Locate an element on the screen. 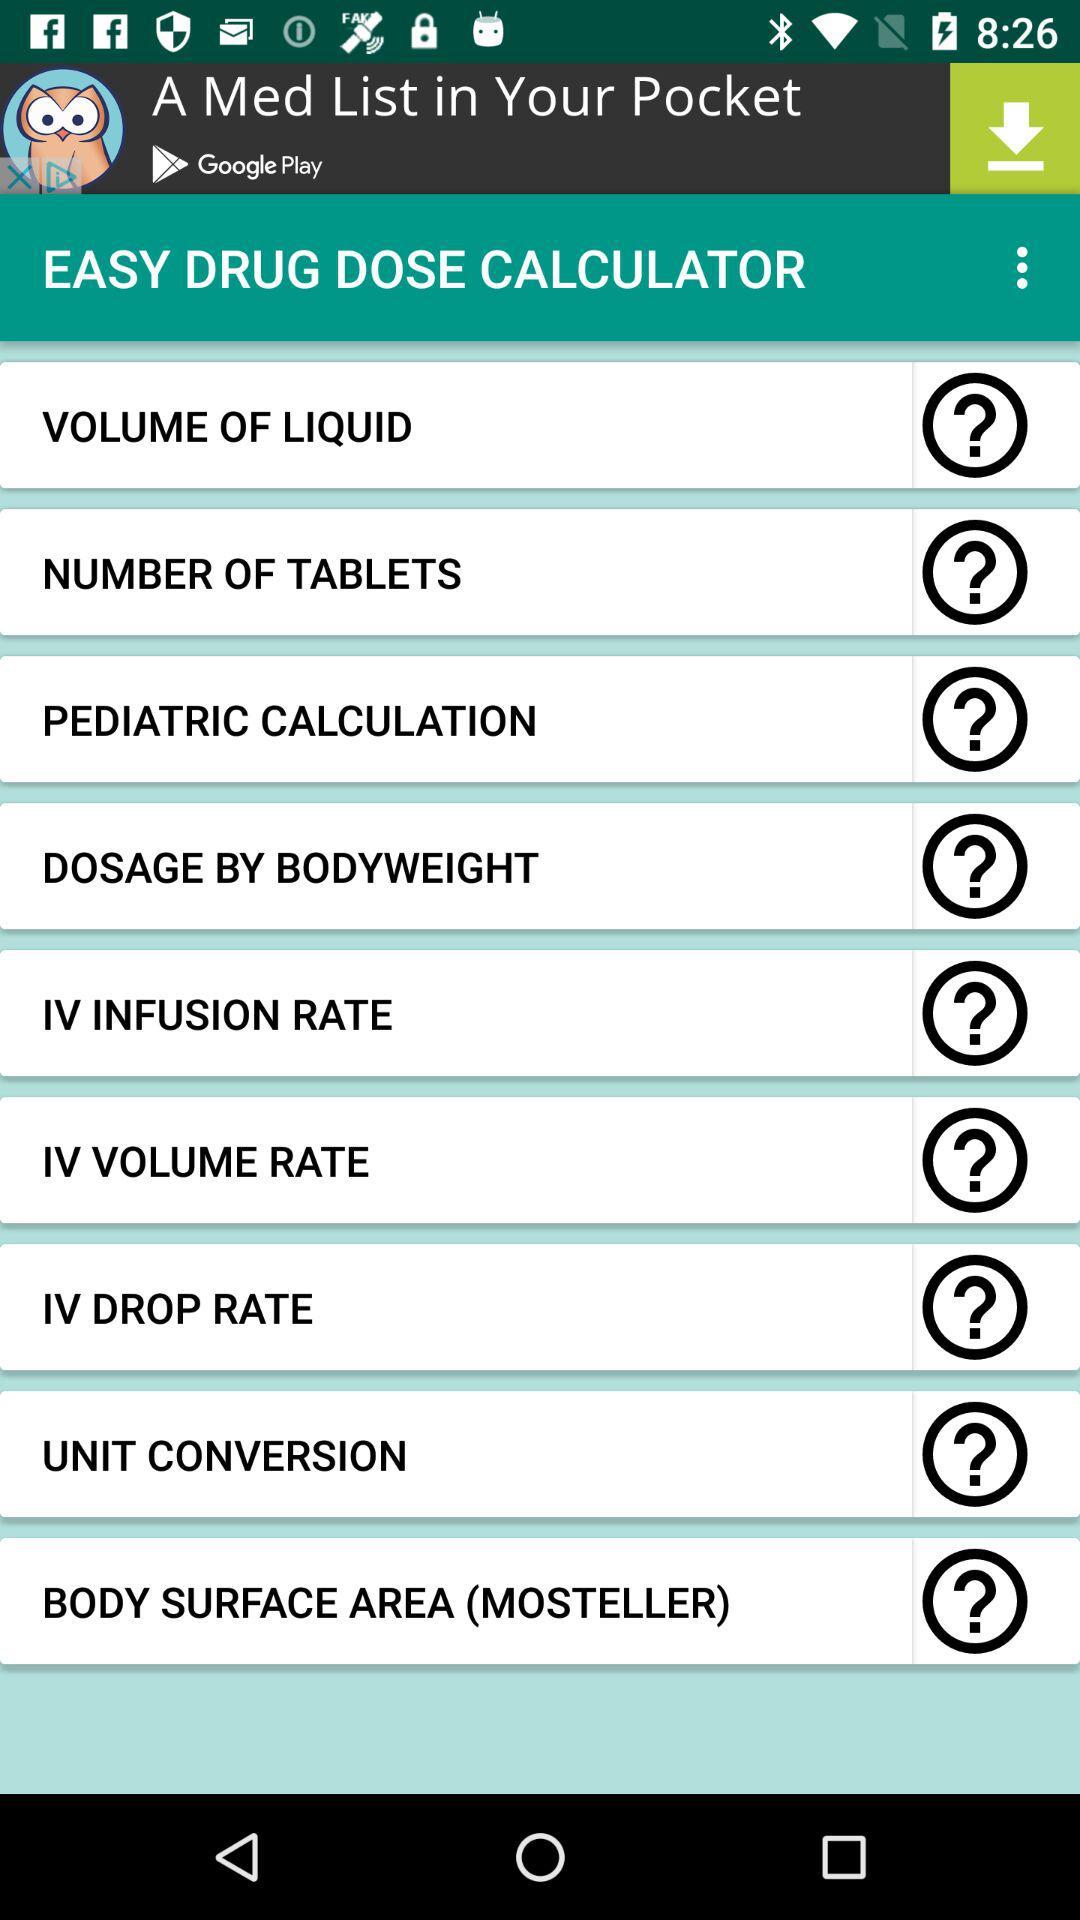 The image size is (1080, 1920). see more info is located at coordinates (974, 424).